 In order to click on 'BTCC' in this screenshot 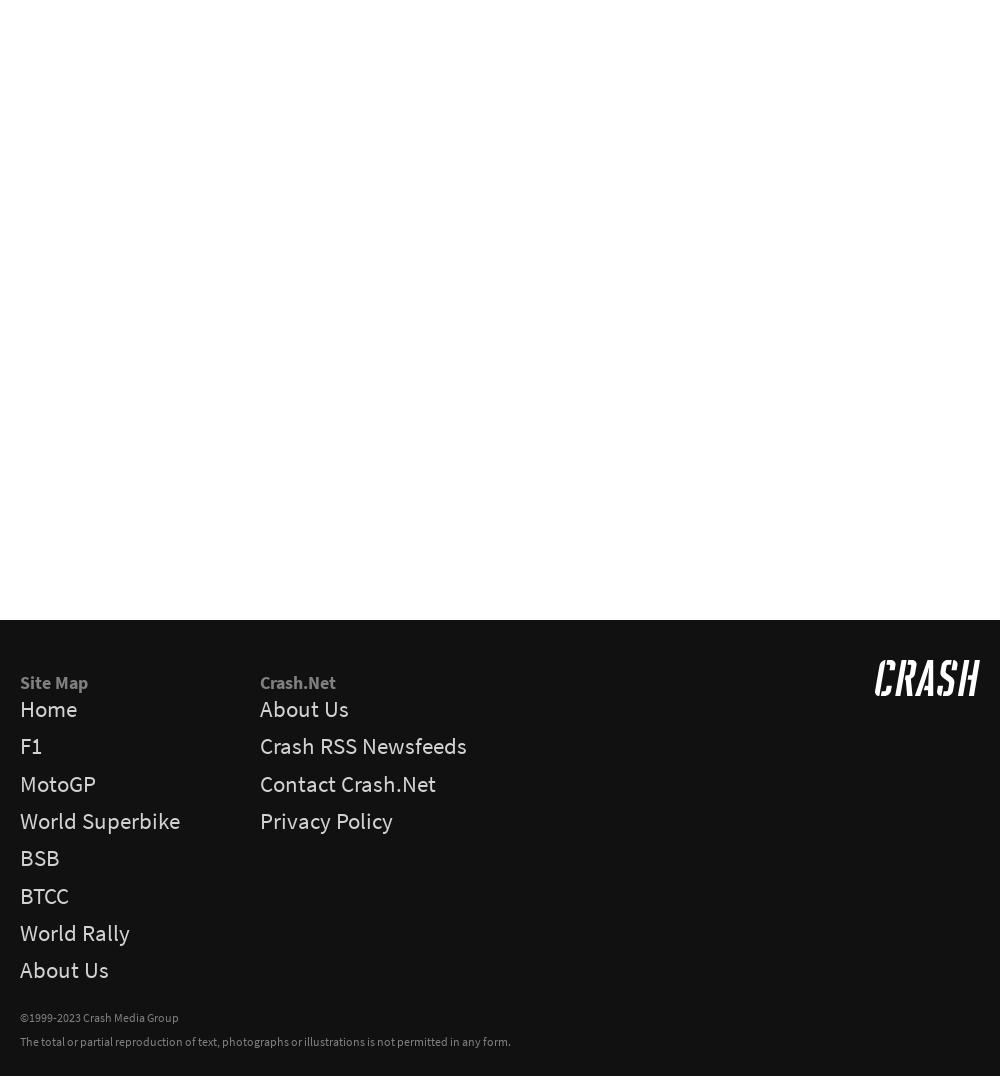, I will do `click(44, 895)`.